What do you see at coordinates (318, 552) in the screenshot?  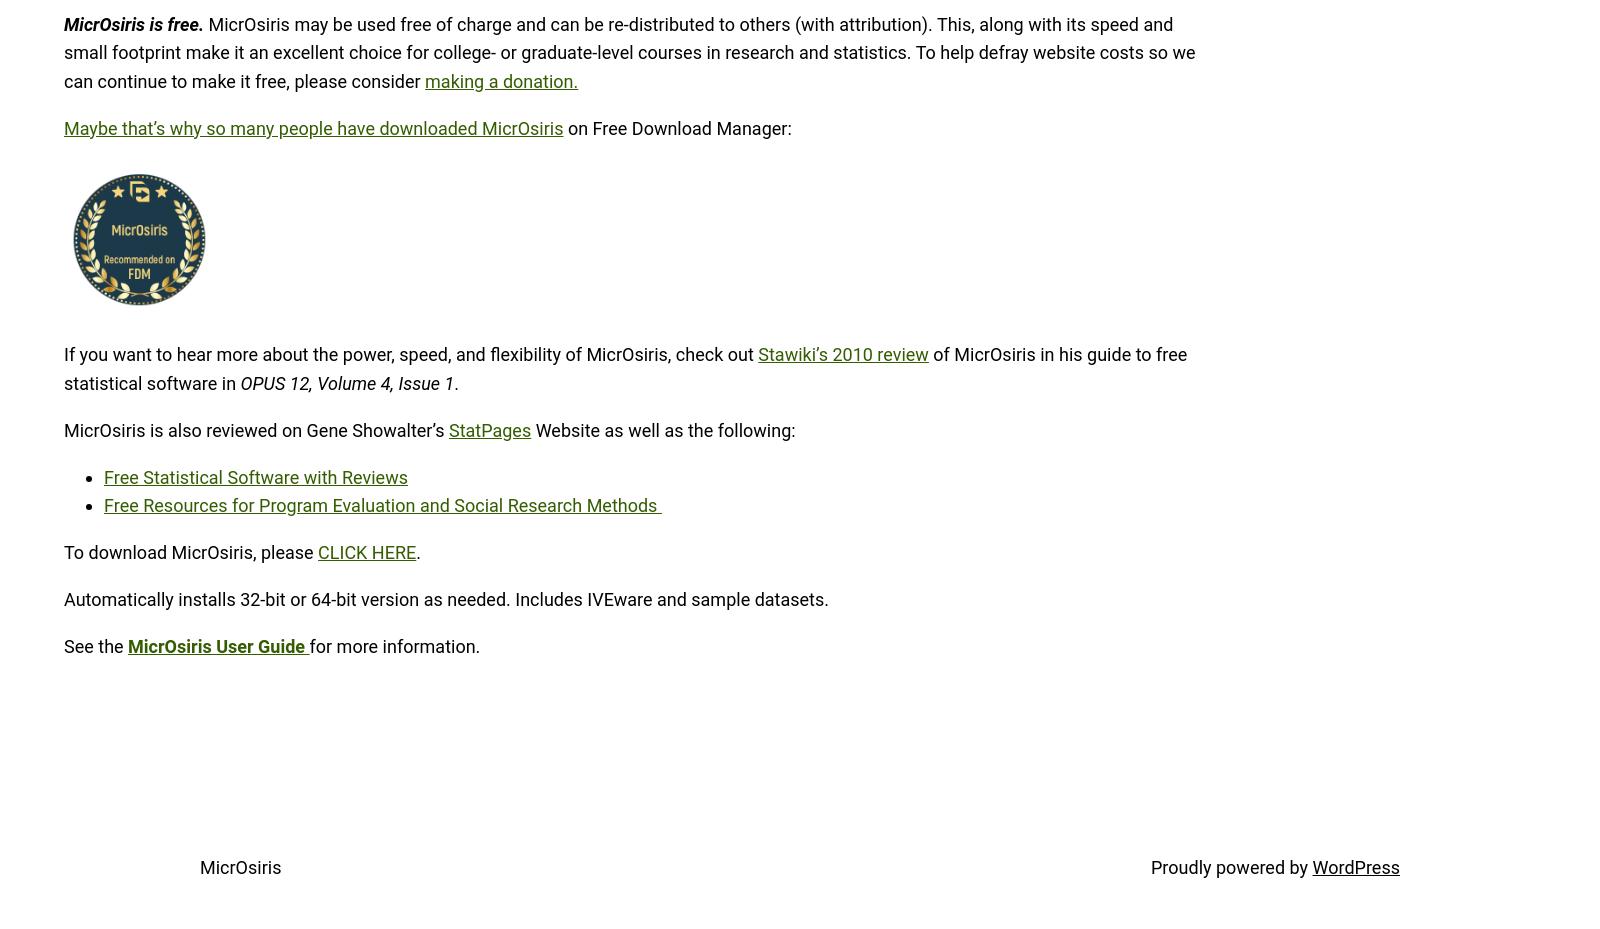 I see `'CLICK HERE'` at bounding box center [318, 552].